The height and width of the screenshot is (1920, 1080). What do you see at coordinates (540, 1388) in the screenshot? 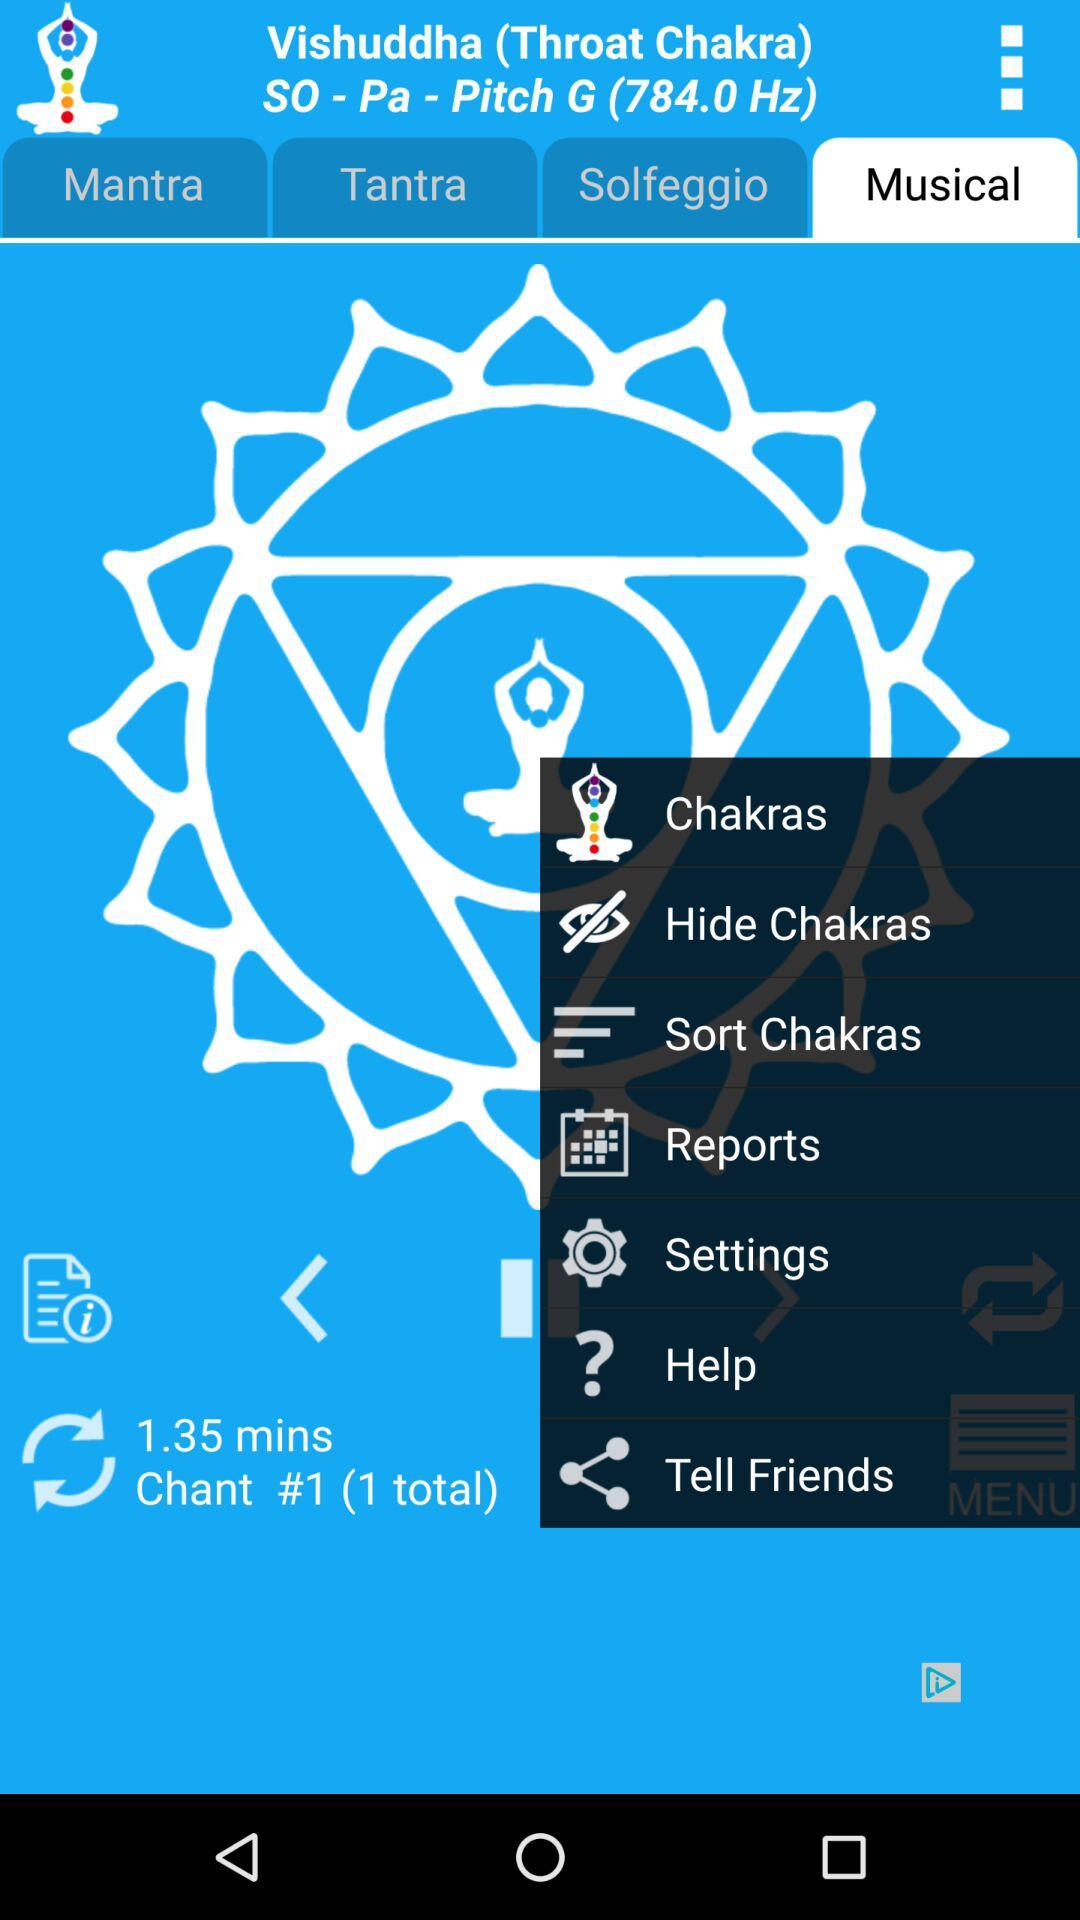
I see `the pause icon` at bounding box center [540, 1388].